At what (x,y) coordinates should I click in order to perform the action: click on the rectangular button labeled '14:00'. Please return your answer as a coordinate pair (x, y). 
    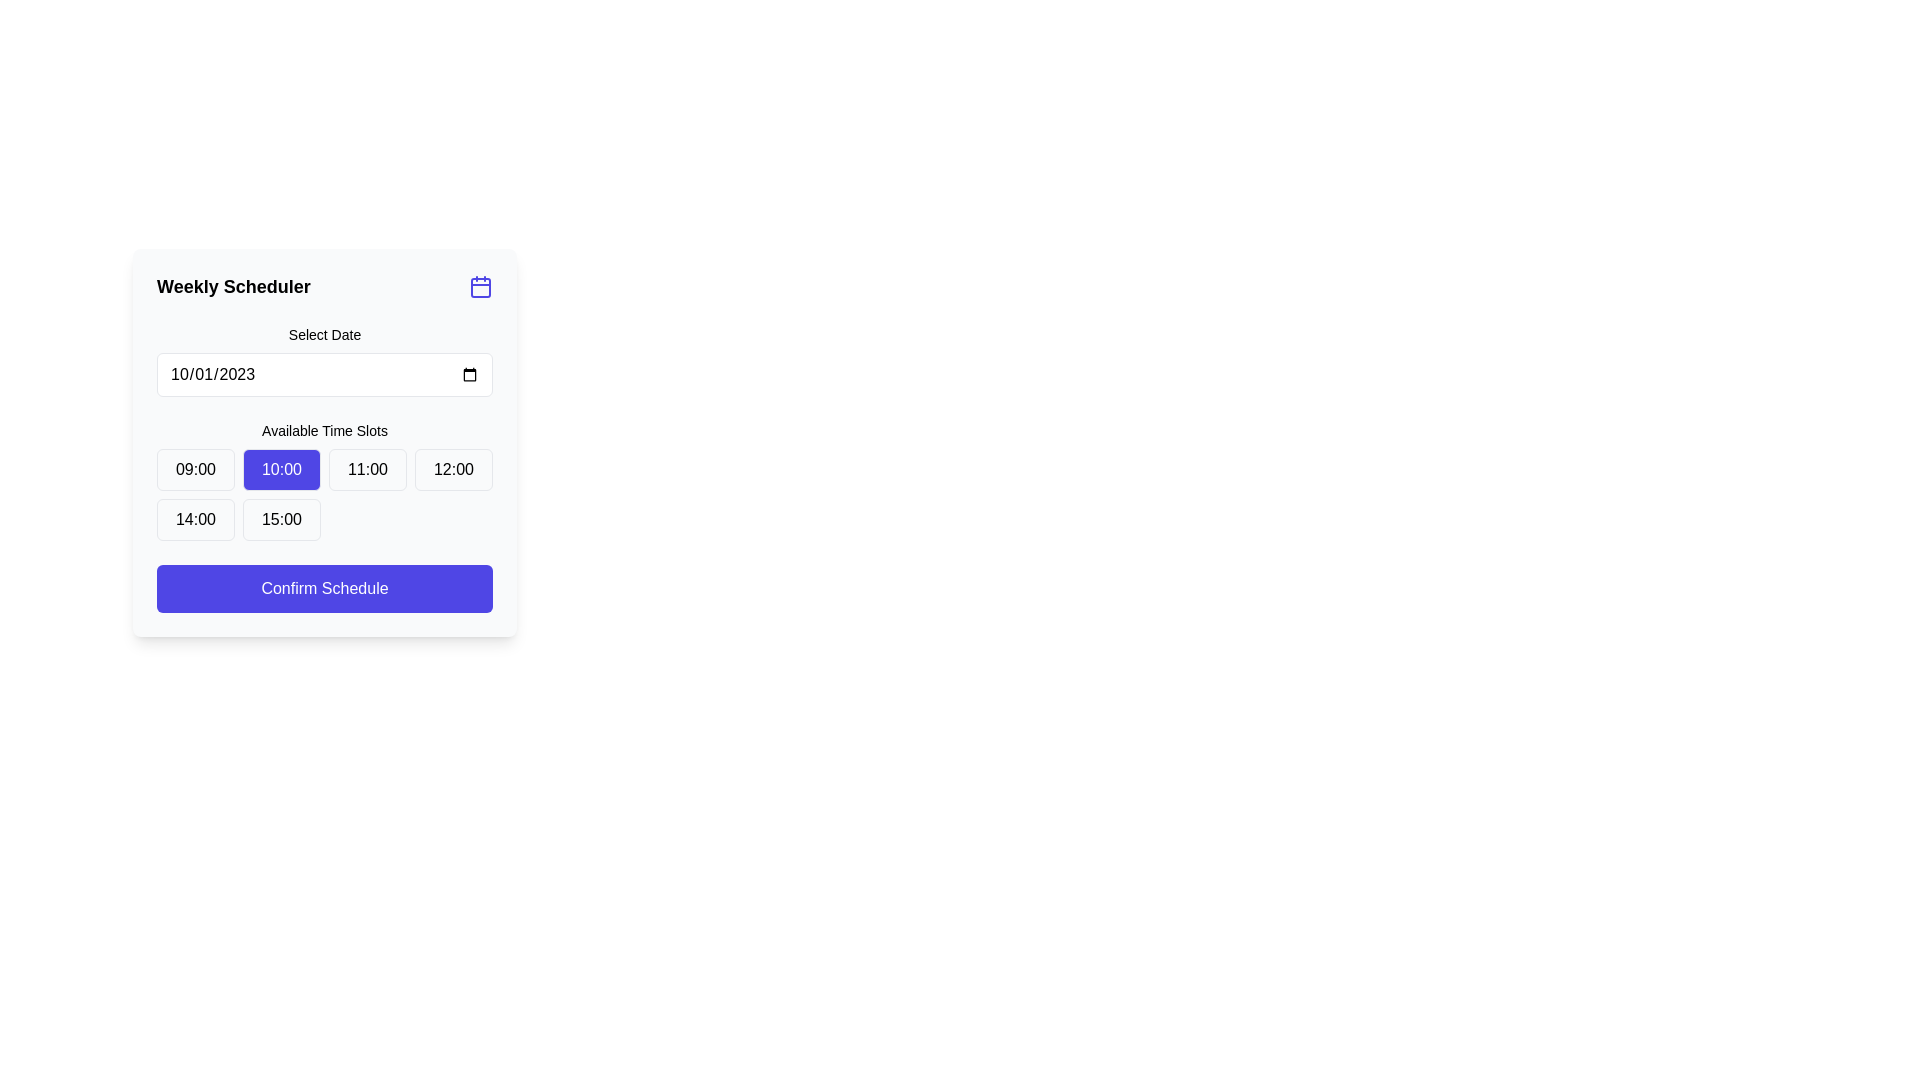
    Looking at the image, I should click on (196, 519).